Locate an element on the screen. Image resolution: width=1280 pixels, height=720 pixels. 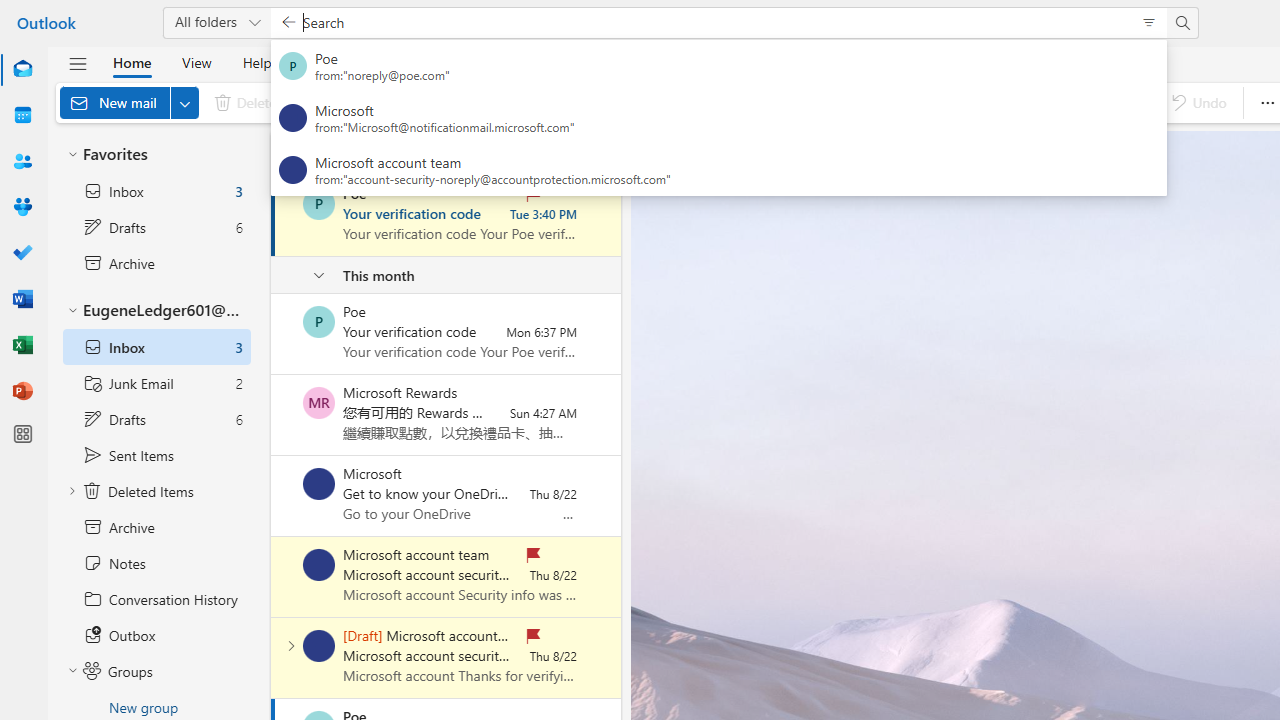
'Word' is located at coordinates (23, 298).